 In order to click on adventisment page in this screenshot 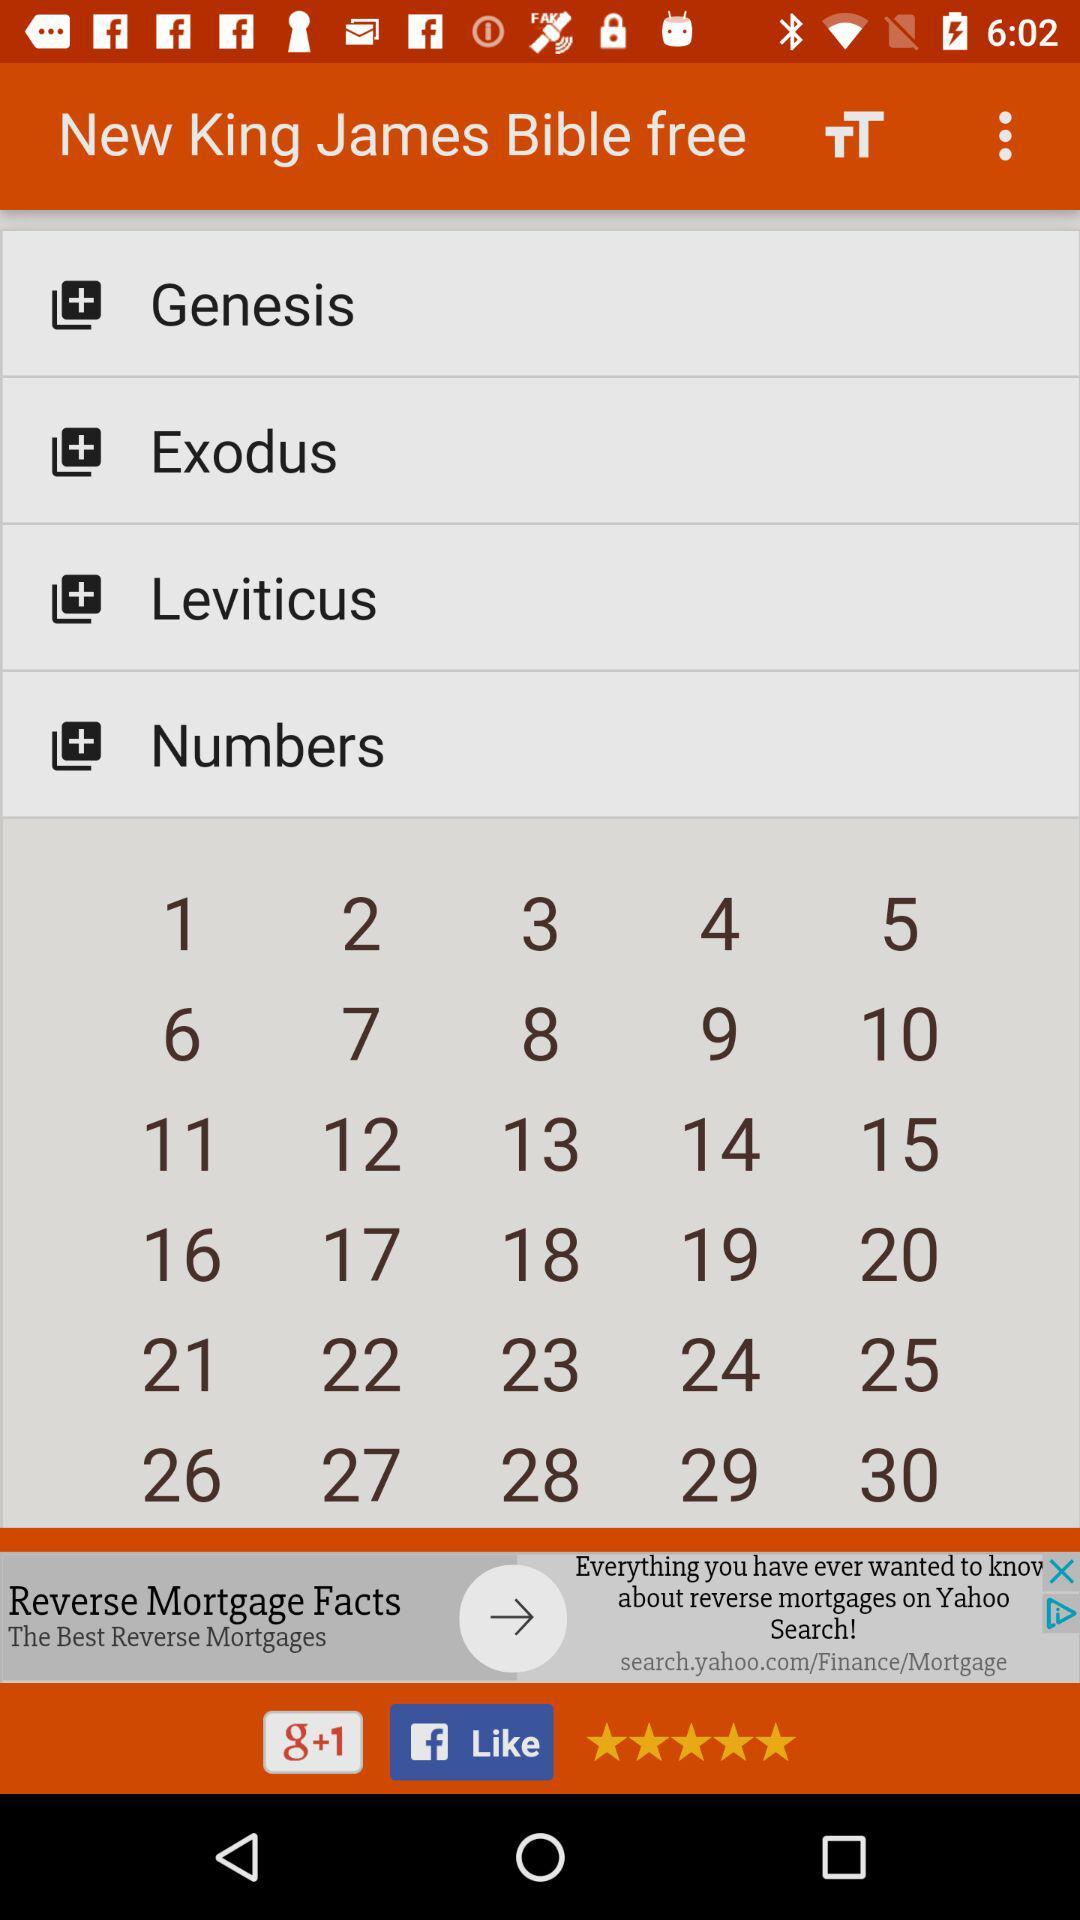, I will do `click(540, 1617)`.